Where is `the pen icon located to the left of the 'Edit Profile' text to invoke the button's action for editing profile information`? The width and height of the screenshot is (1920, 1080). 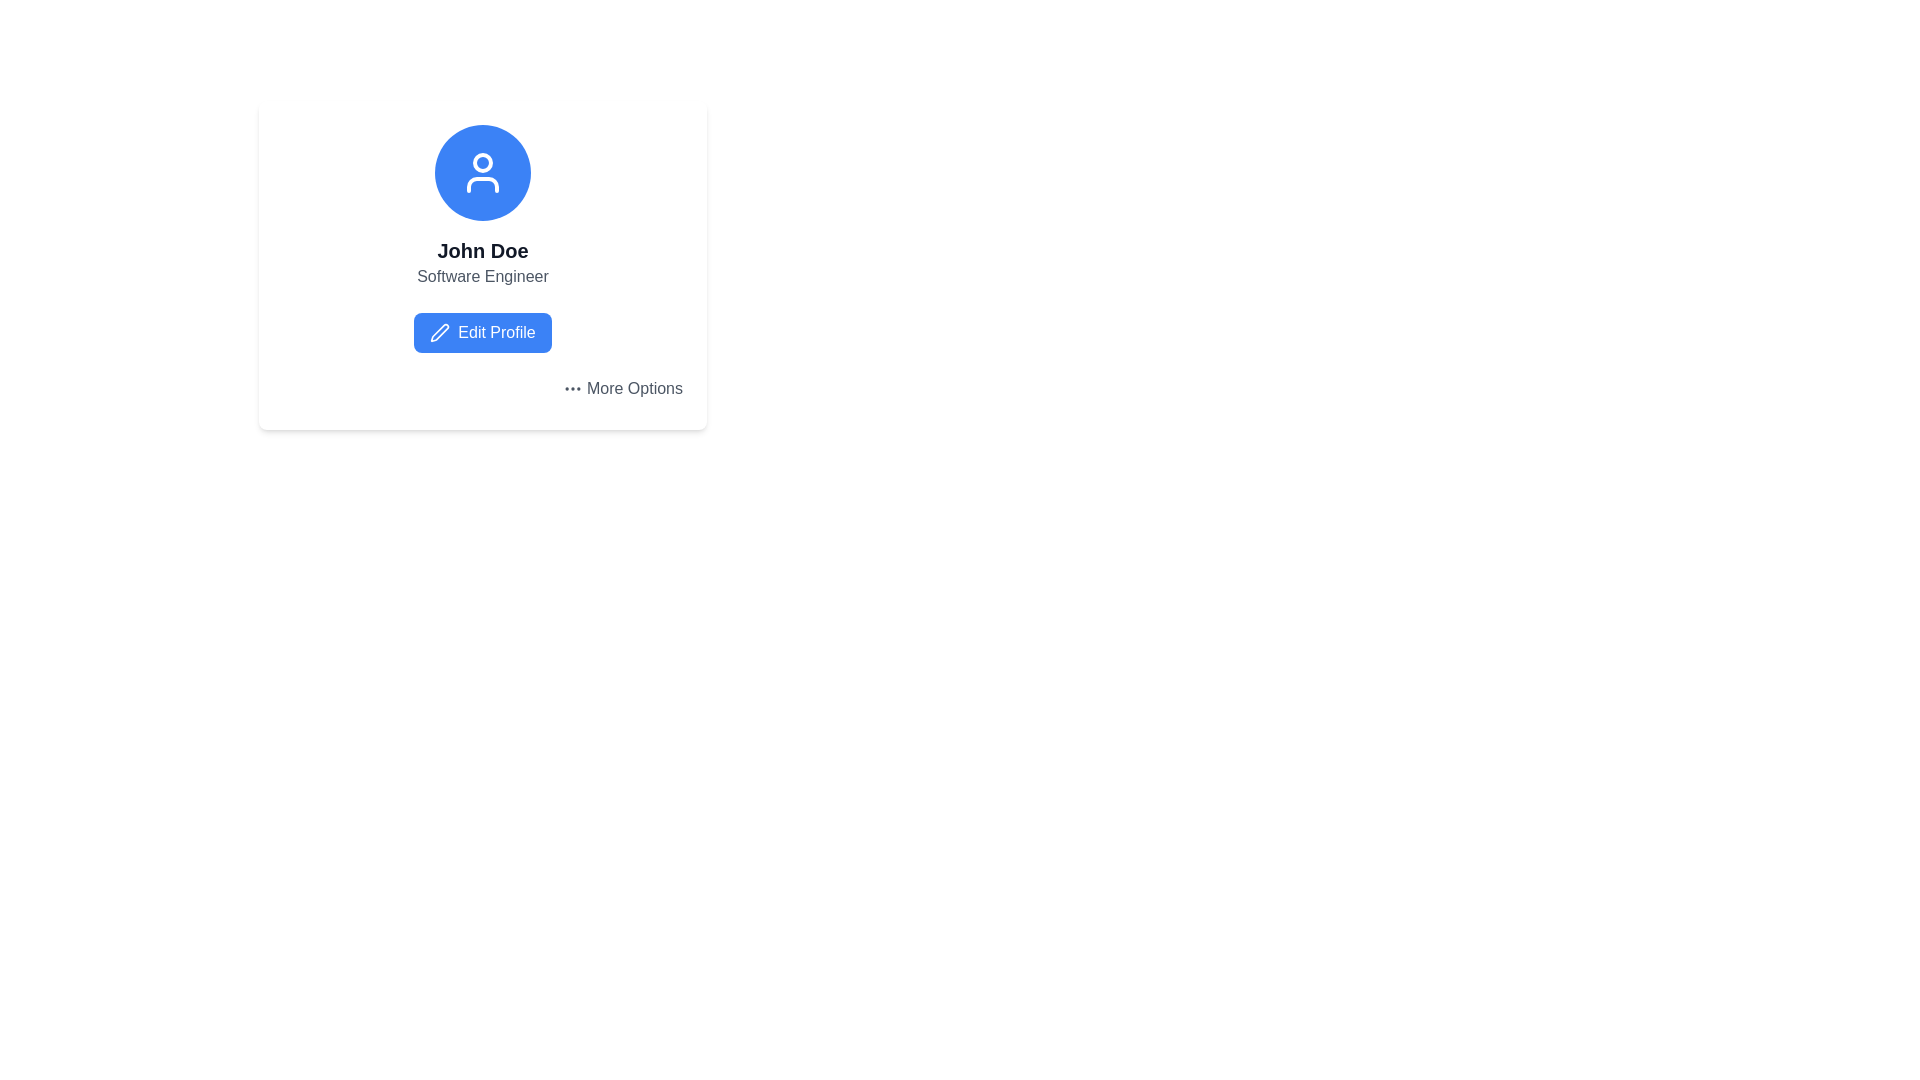 the pen icon located to the left of the 'Edit Profile' text to invoke the button's action for editing profile information is located at coordinates (439, 331).